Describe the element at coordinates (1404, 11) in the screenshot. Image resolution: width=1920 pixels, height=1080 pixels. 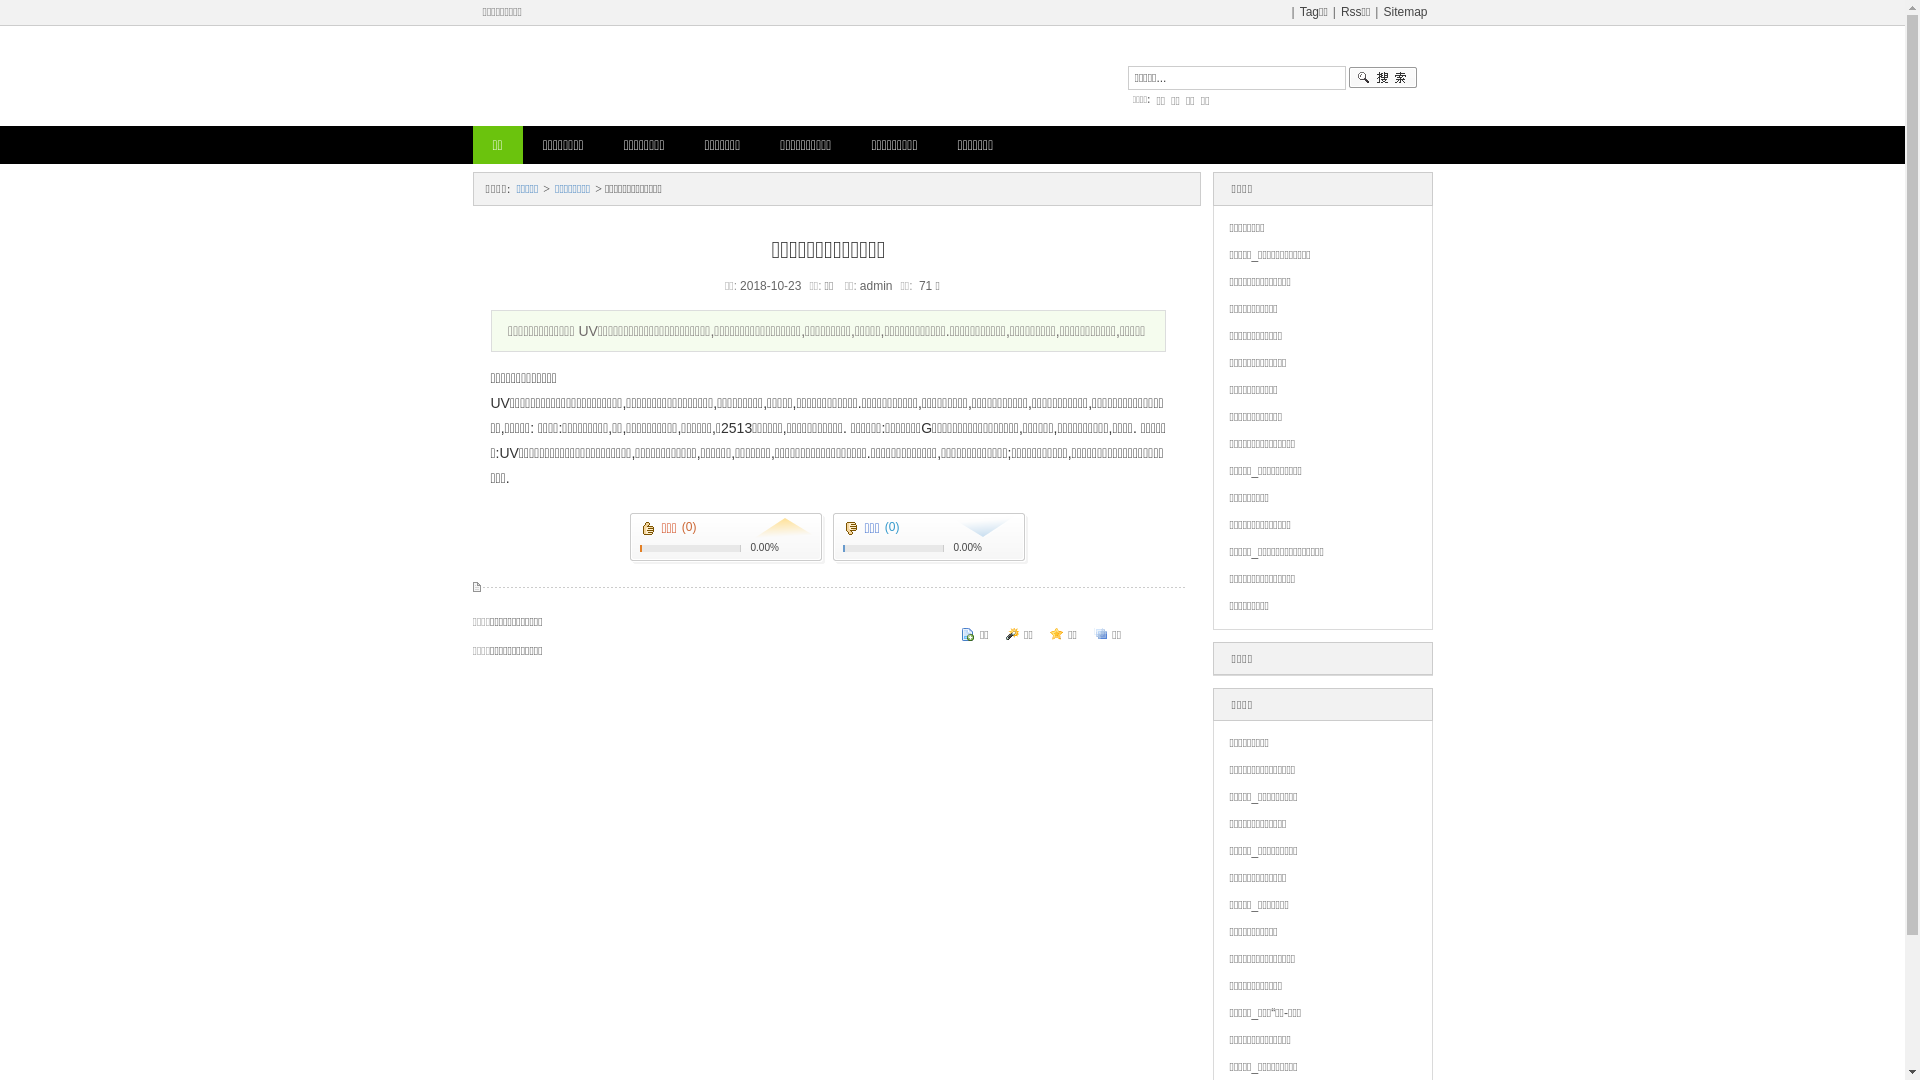
I see `'Sitemap'` at that location.